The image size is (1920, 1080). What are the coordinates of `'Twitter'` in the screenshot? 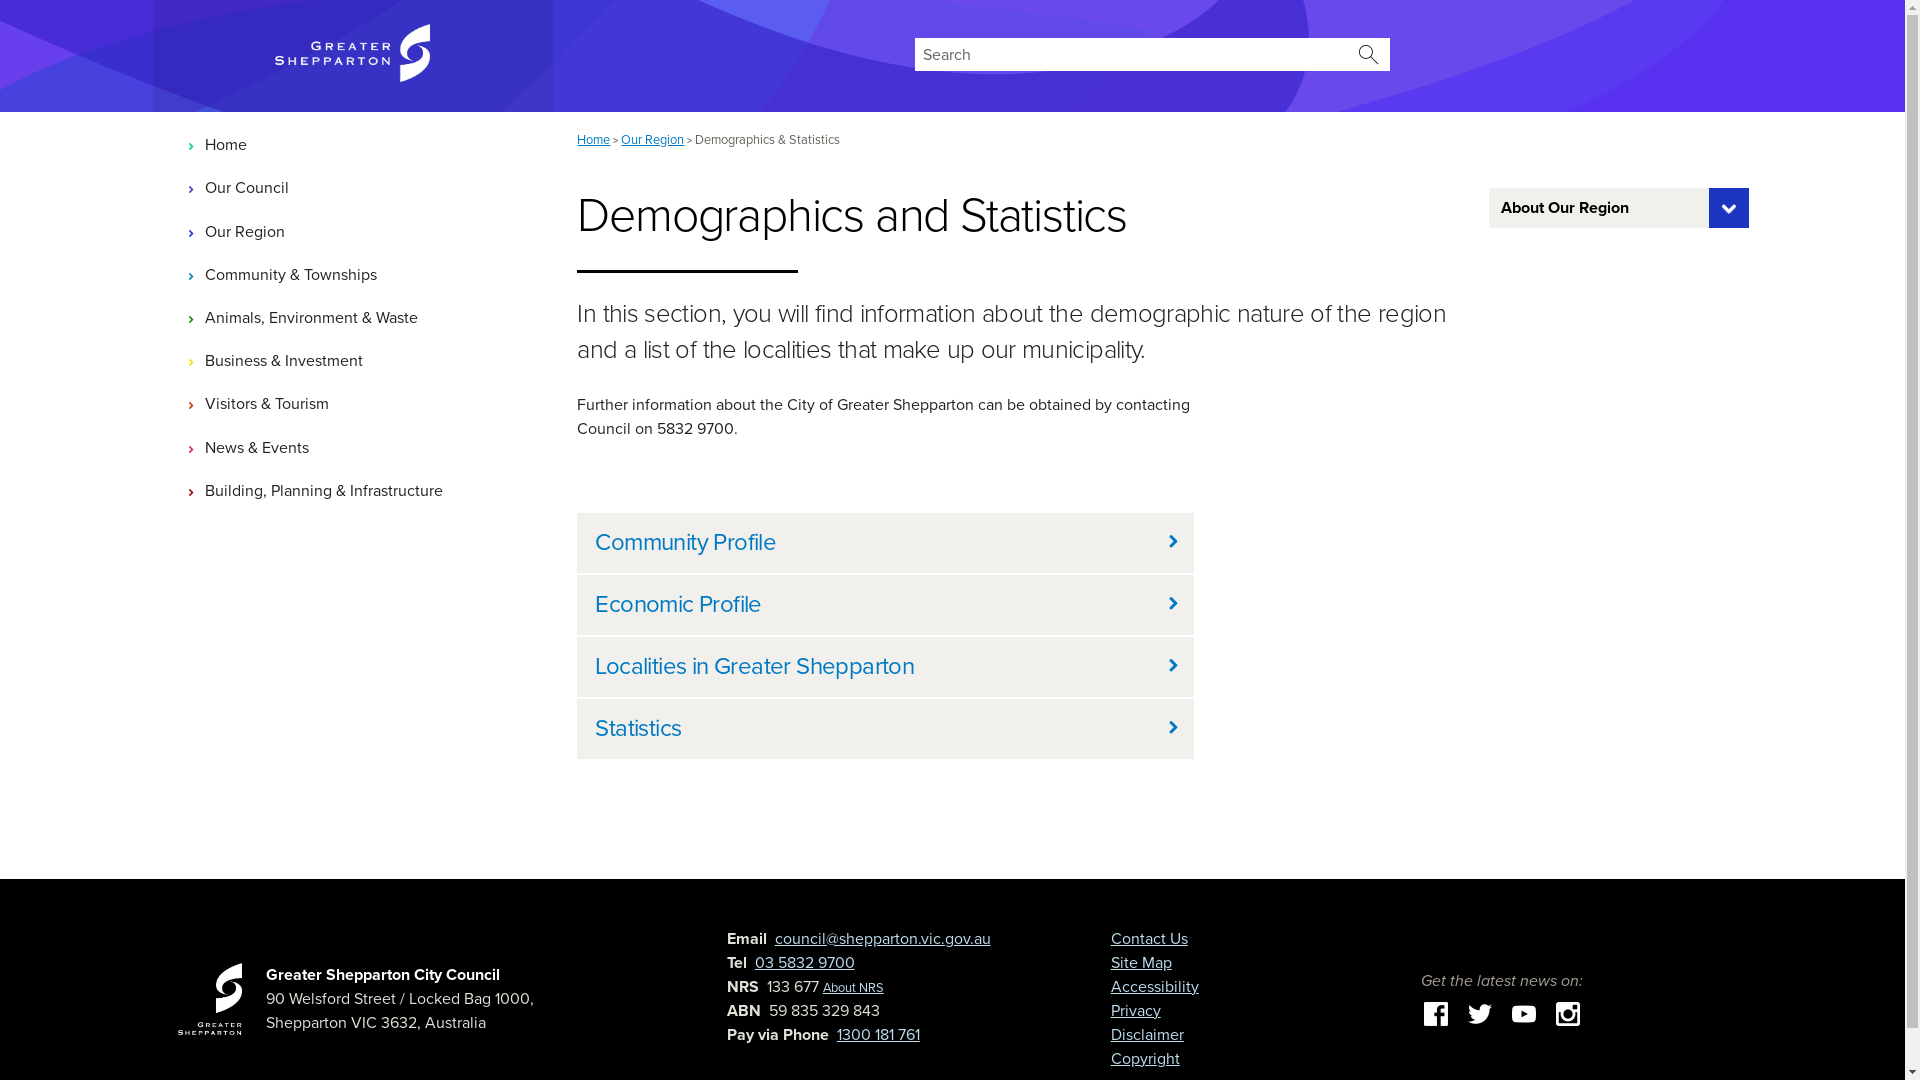 It's located at (1479, 1013).